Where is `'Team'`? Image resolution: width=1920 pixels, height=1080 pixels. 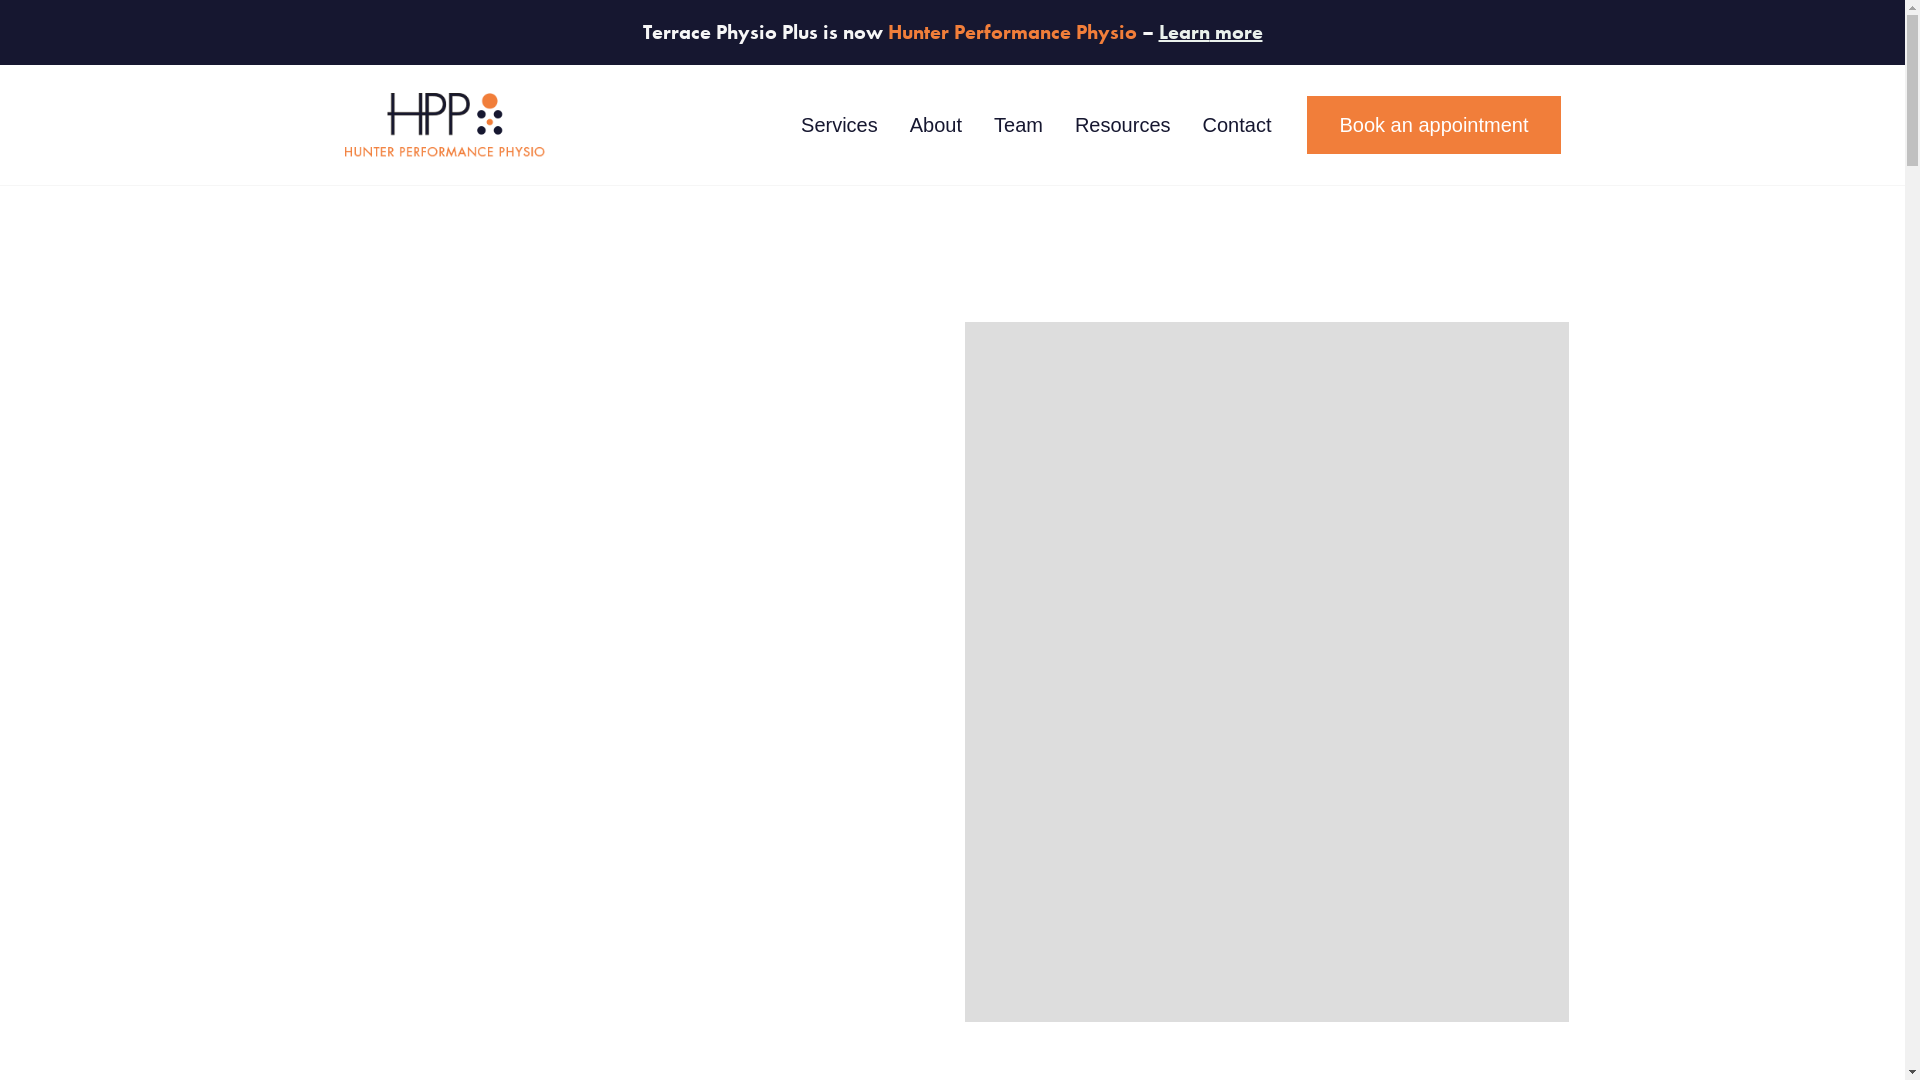
'Team' is located at coordinates (1018, 125).